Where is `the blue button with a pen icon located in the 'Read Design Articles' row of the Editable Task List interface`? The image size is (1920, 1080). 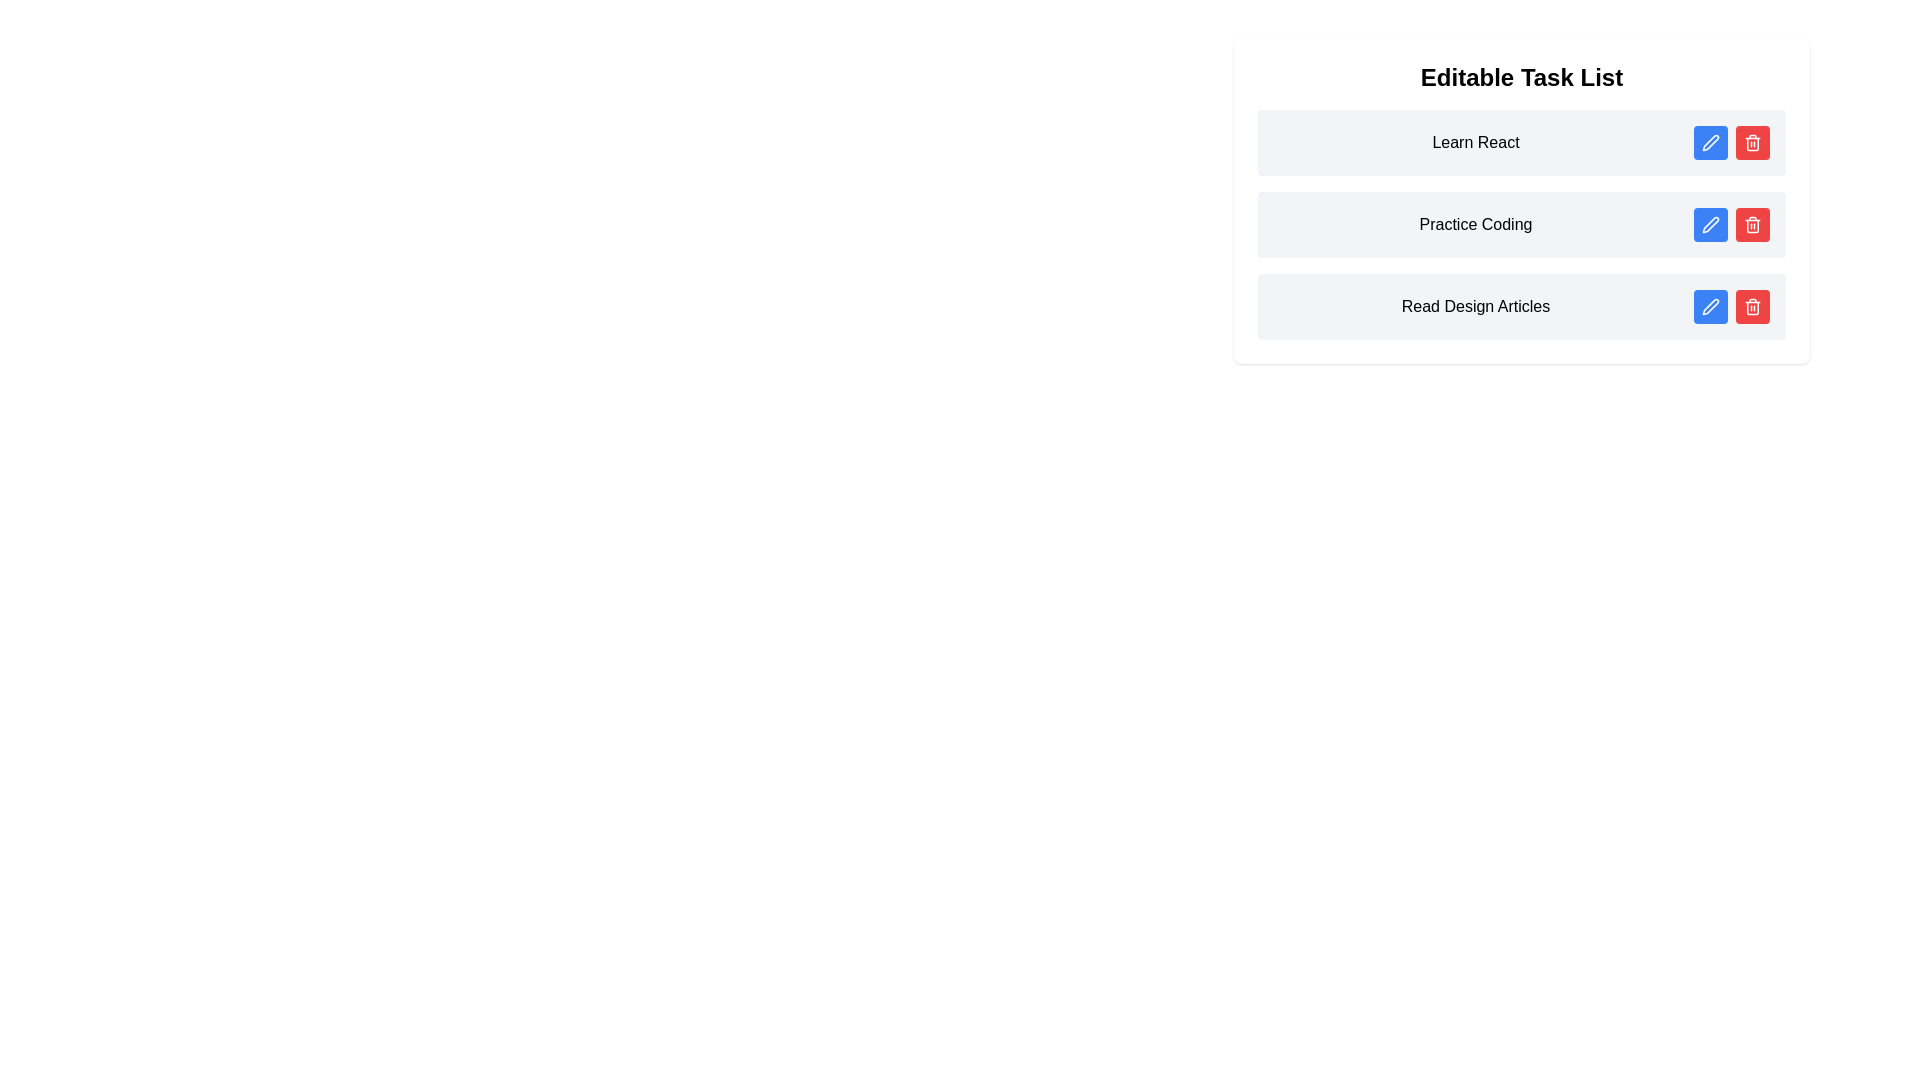 the blue button with a pen icon located in the 'Read Design Articles' row of the Editable Task List interface is located at coordinates (1709, 307).